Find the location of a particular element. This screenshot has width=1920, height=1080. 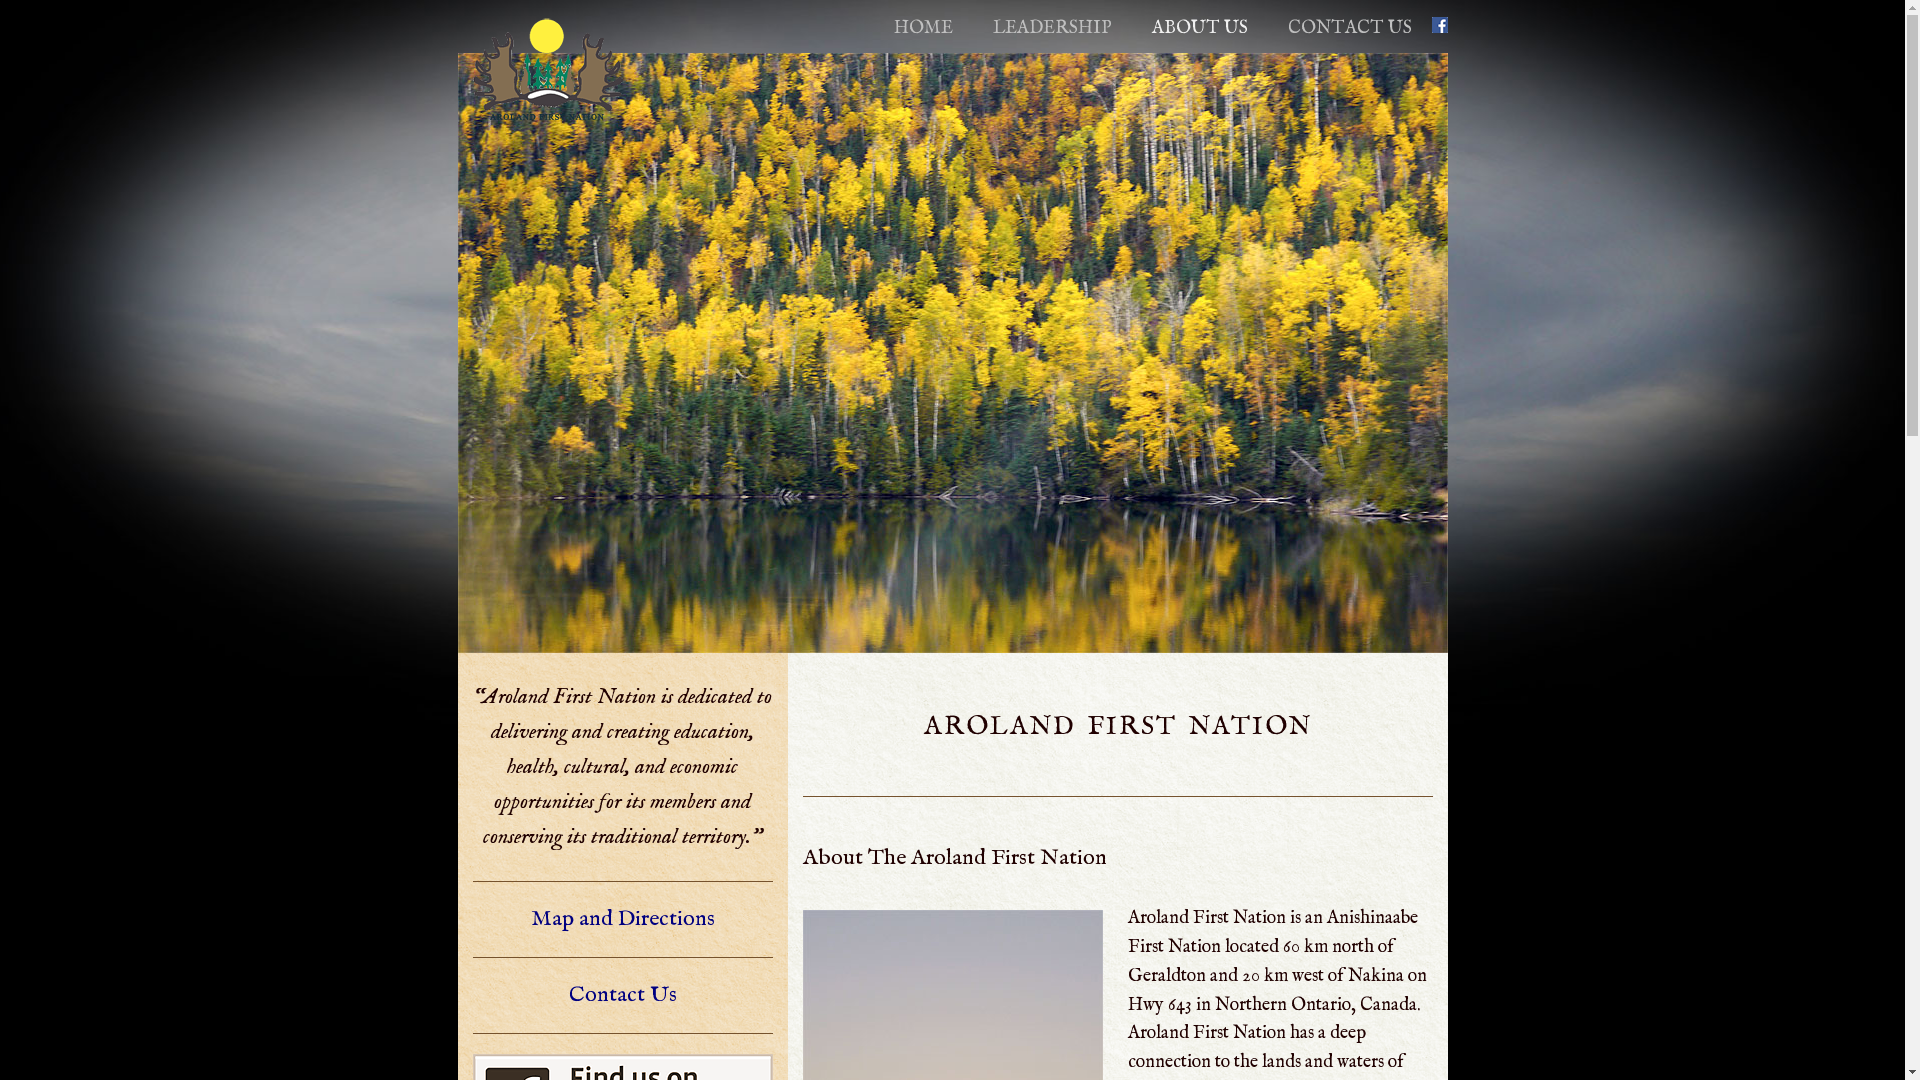

'Map and Directions' is located at coordinates (621, 918).